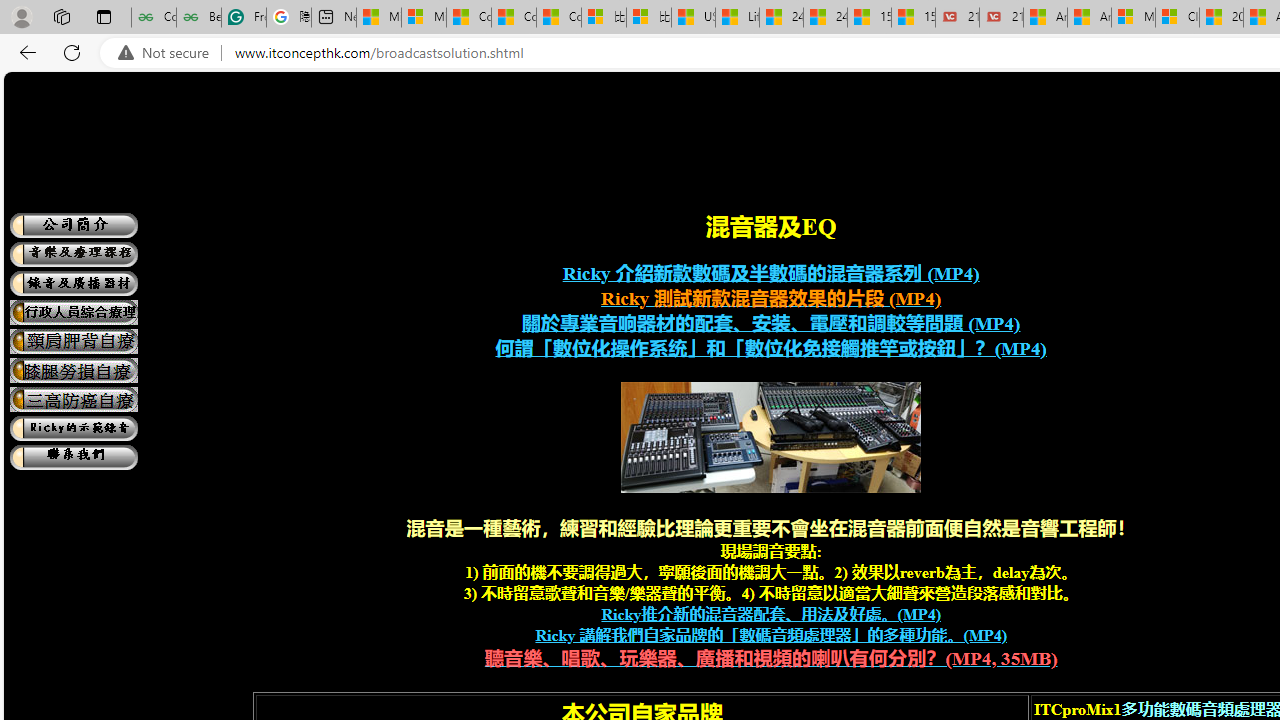 This screenshot has width=1280, height=720. What do you see at coordinates (199, 17) in the screenshot?
I see `'Best SSL Certificates Provider in India - GeeksforGeeks'` at bounding box center [199, 17].